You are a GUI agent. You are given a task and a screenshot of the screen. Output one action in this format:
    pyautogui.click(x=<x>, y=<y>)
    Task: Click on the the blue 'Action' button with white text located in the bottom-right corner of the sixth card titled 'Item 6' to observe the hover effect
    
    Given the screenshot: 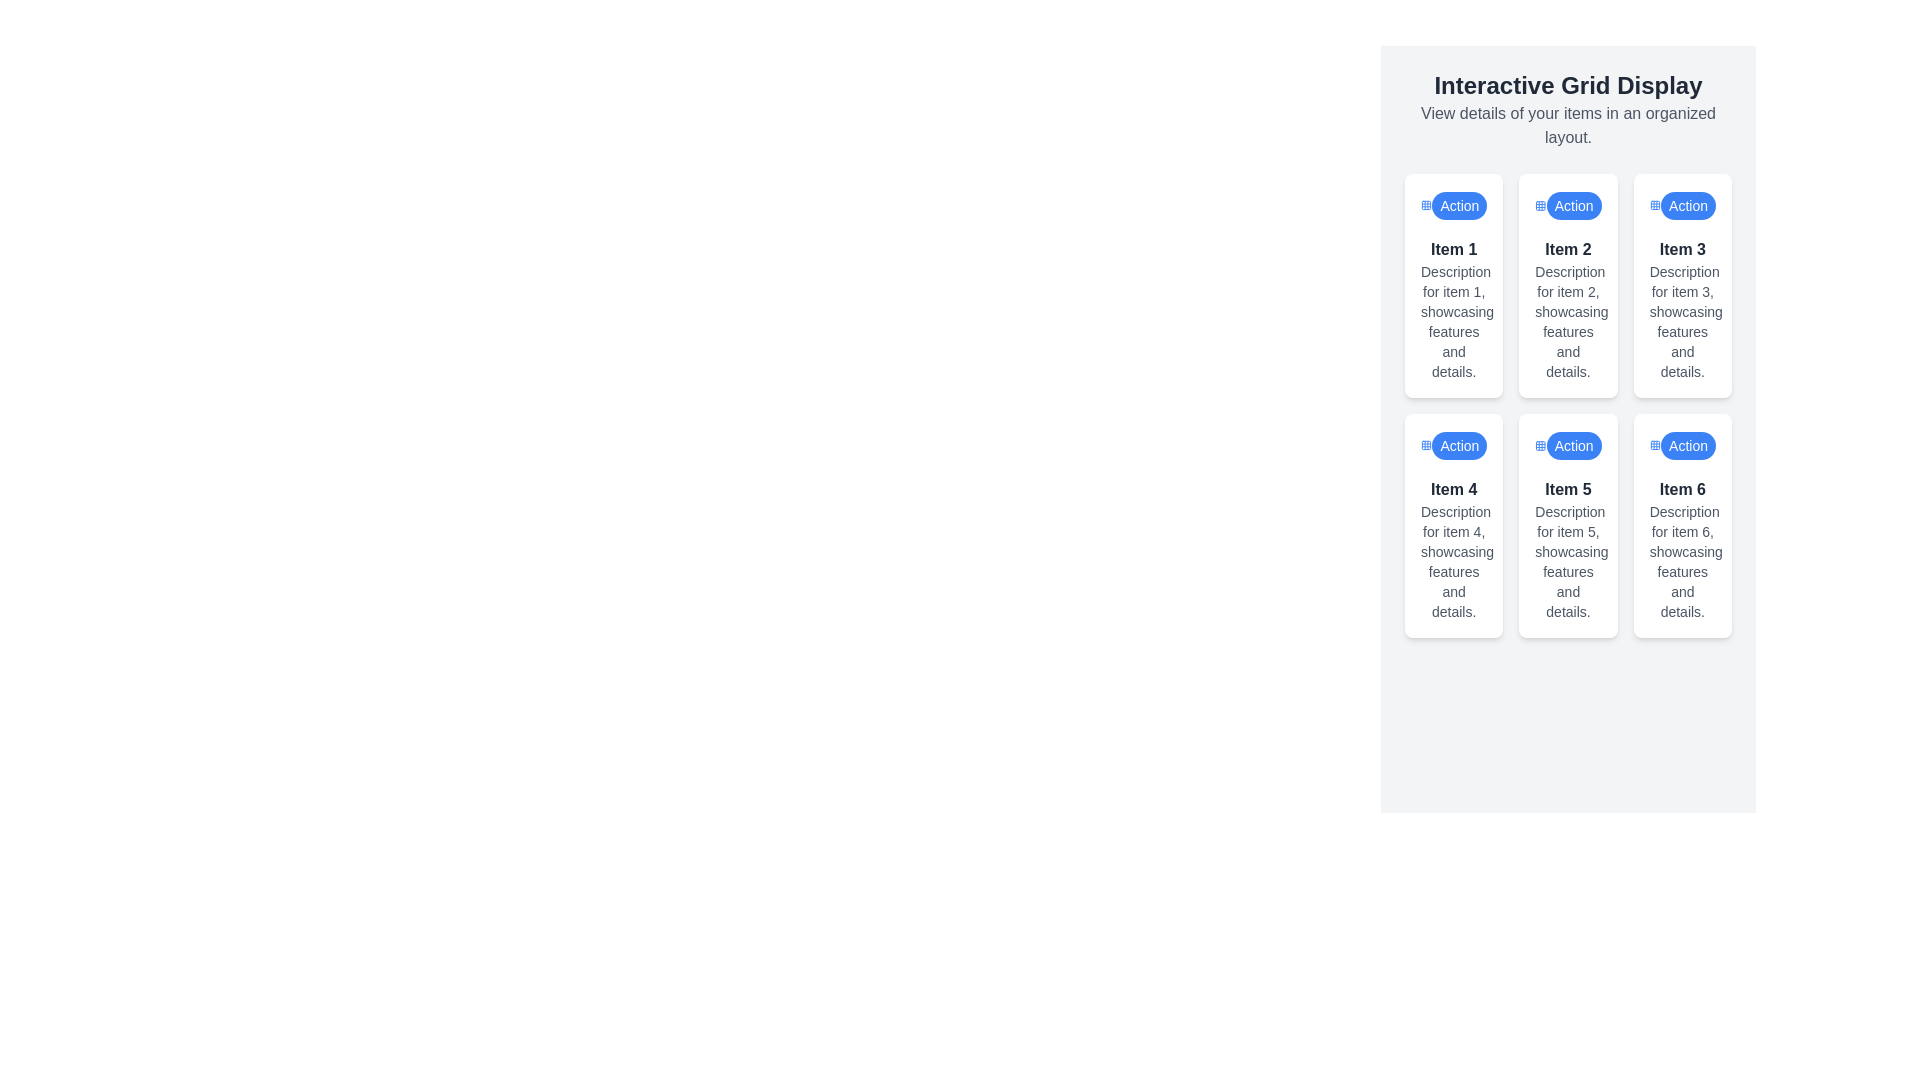 What is the action you would take?
    pyautogui.click(x=1687, y=445)
    